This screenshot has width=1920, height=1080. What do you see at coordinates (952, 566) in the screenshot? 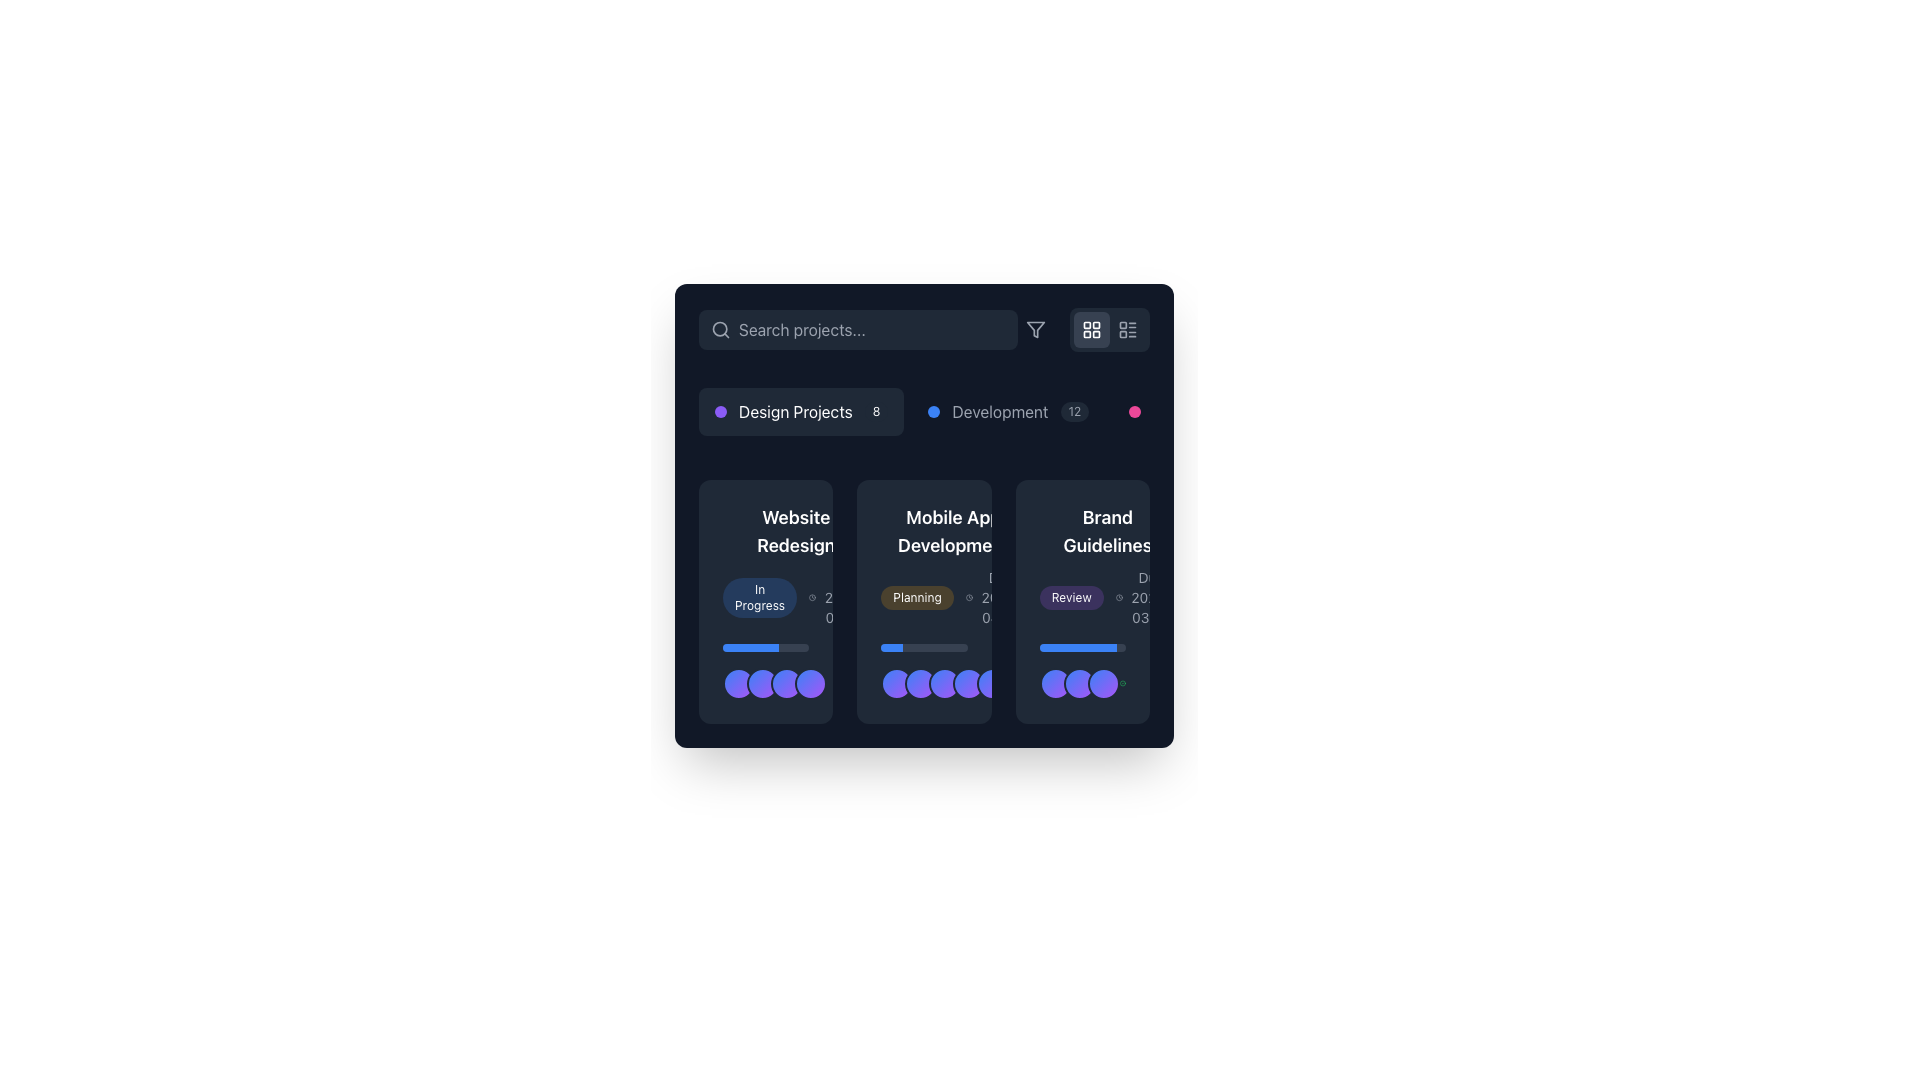
I see `the text display element that shows 'Mobile App Development' with a bold, white font and a smaller 'Planning' status below it, which is enclosed in a rounded amber rectangle` at bounding box center [952, 566].